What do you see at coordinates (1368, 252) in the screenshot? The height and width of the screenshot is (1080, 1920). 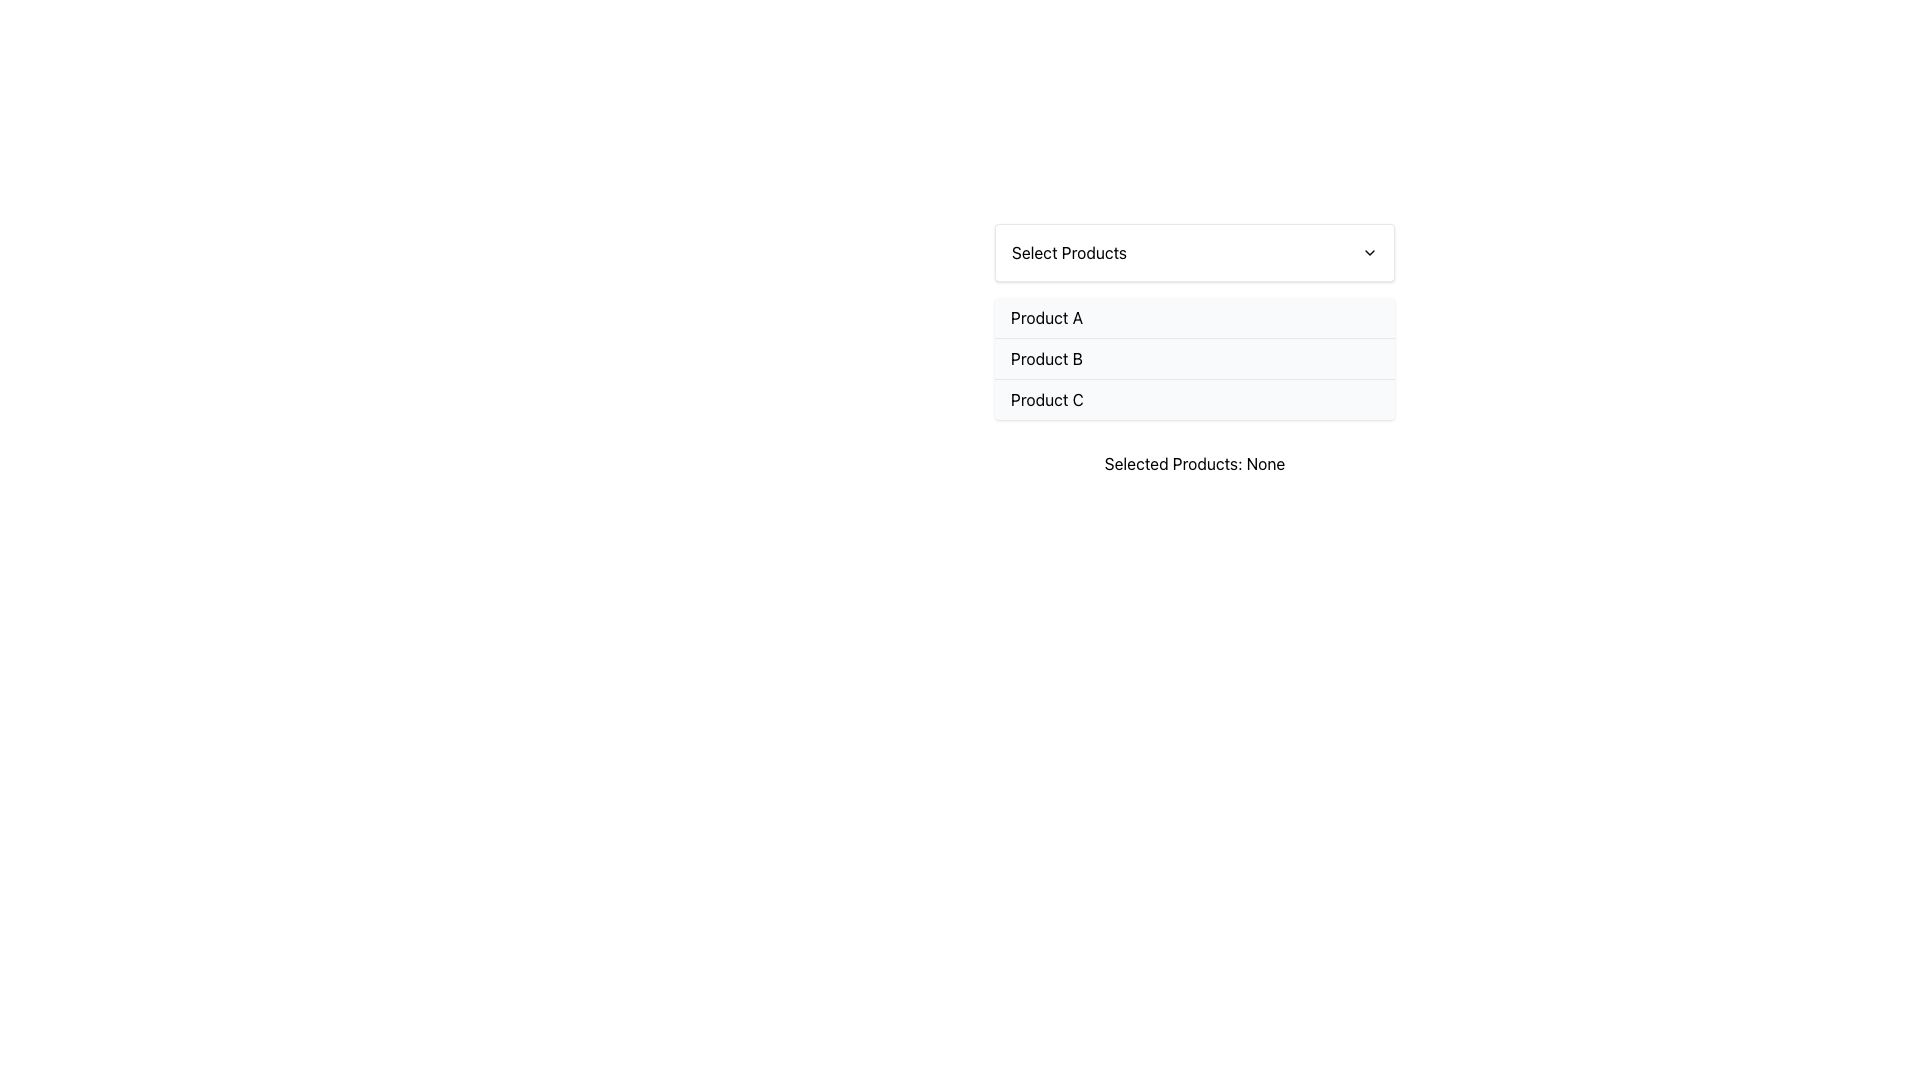 I see `the downward-pointing chevron icon located on the far right side of the 'Select Products' dropdown button to receive a visual response` at bounding box center [1368, 252].